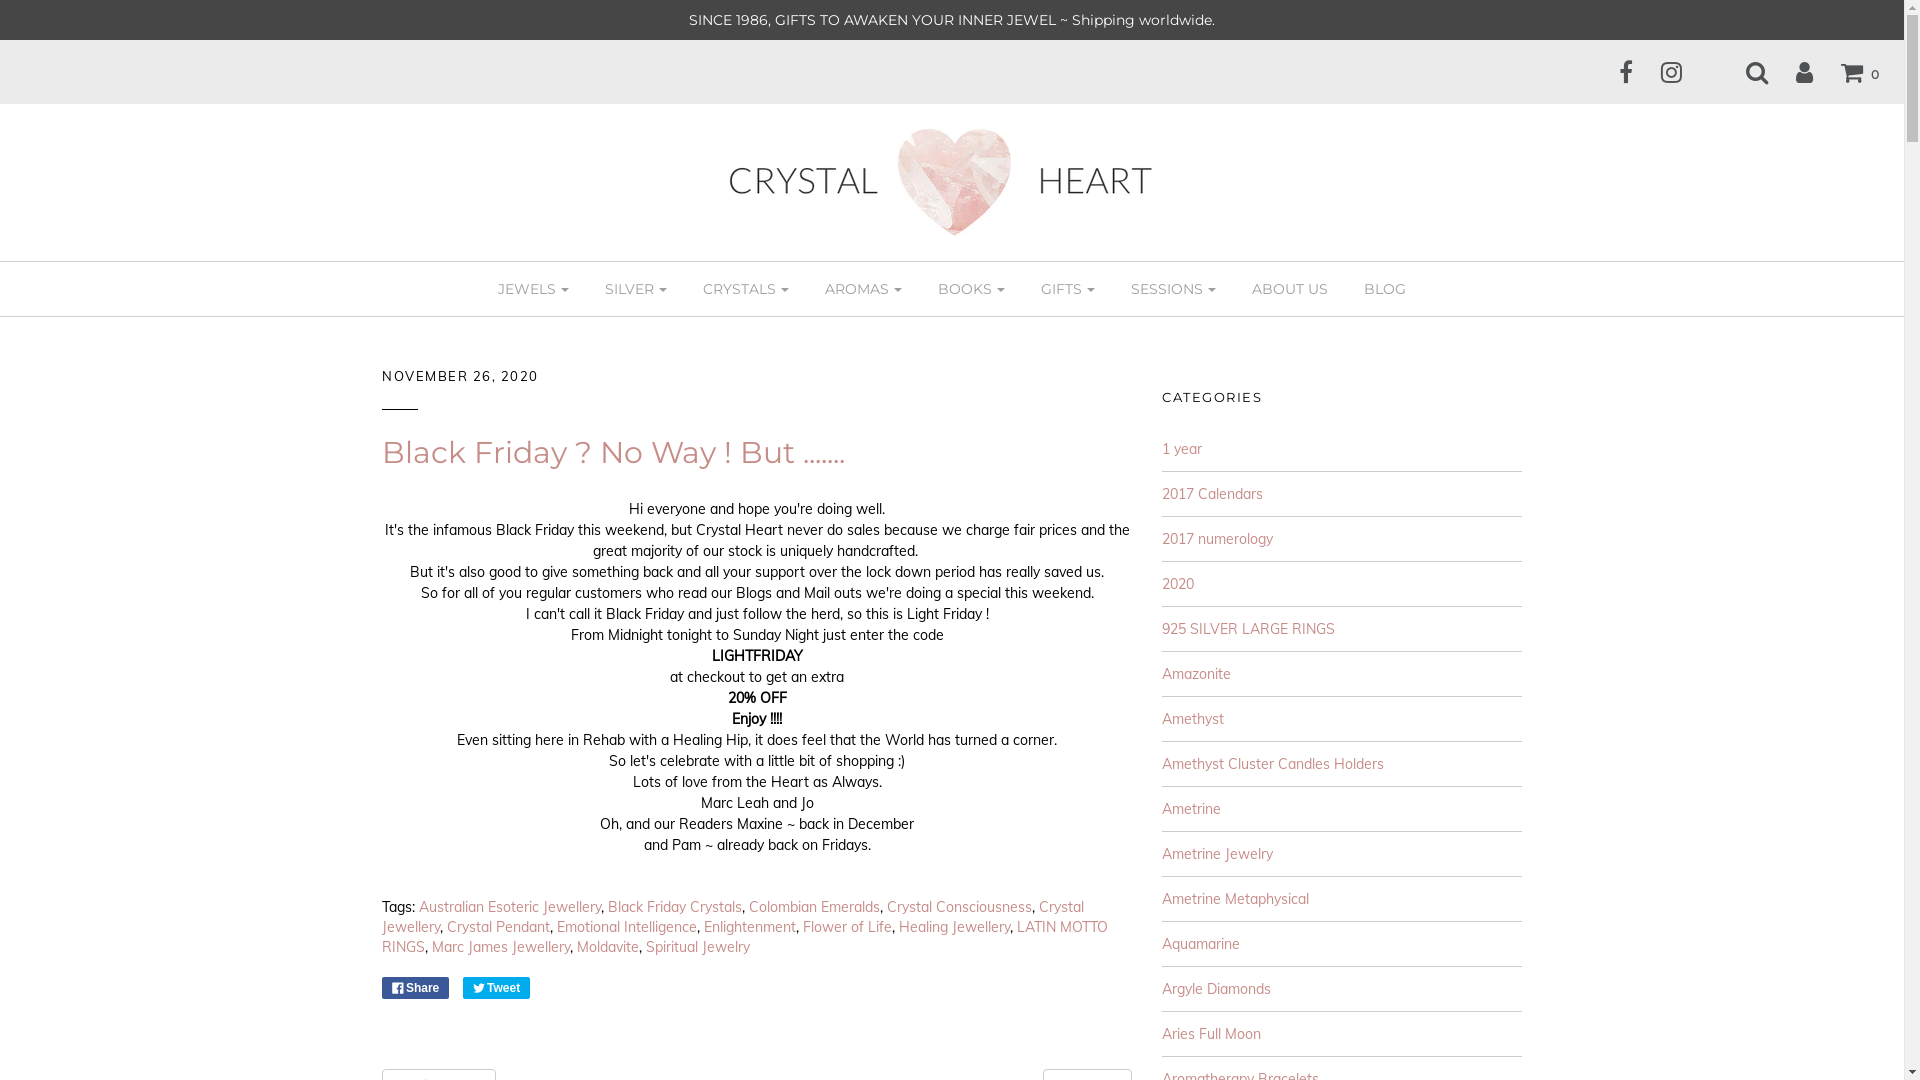  I want to click on 'ABOUT US', so click(1290, 289).